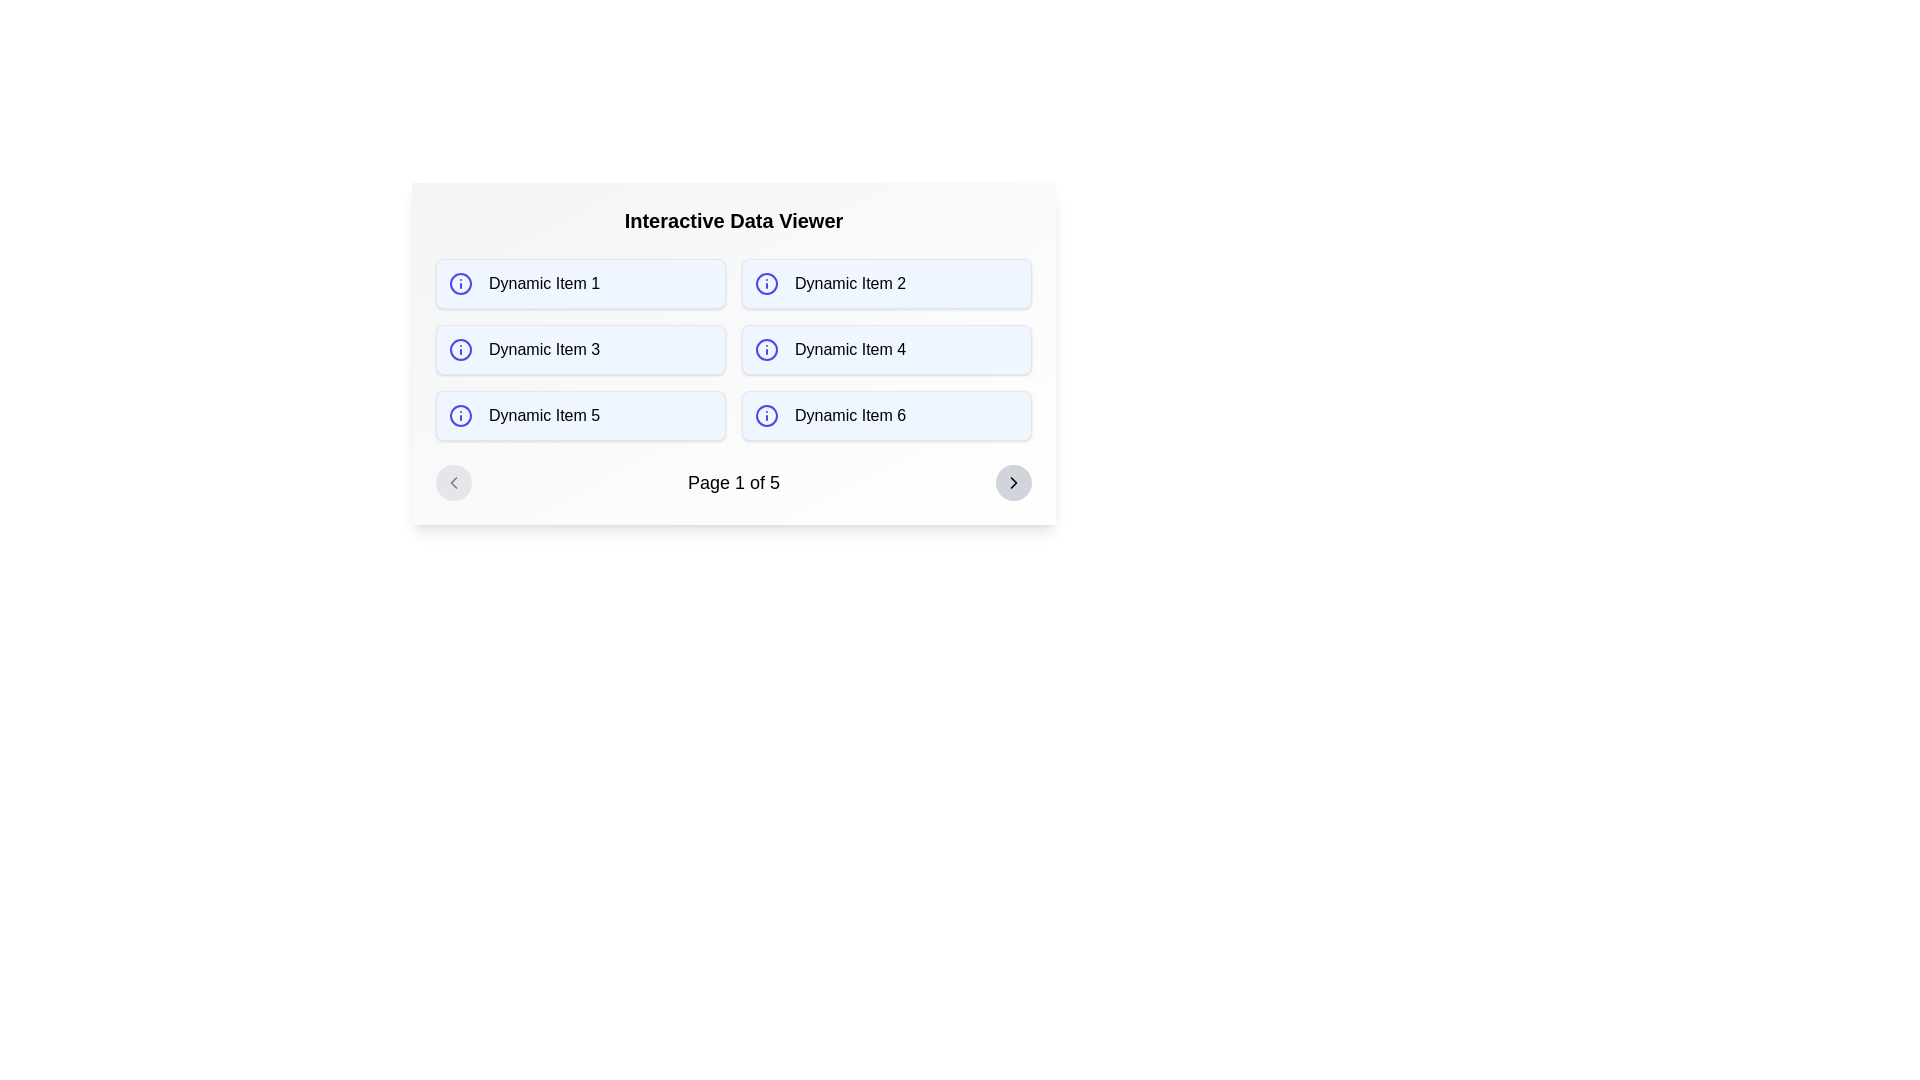  What do you see at coordinates (579, 349) in the screenshot?
I see `the informational card located` at bounding box center [579, 349].